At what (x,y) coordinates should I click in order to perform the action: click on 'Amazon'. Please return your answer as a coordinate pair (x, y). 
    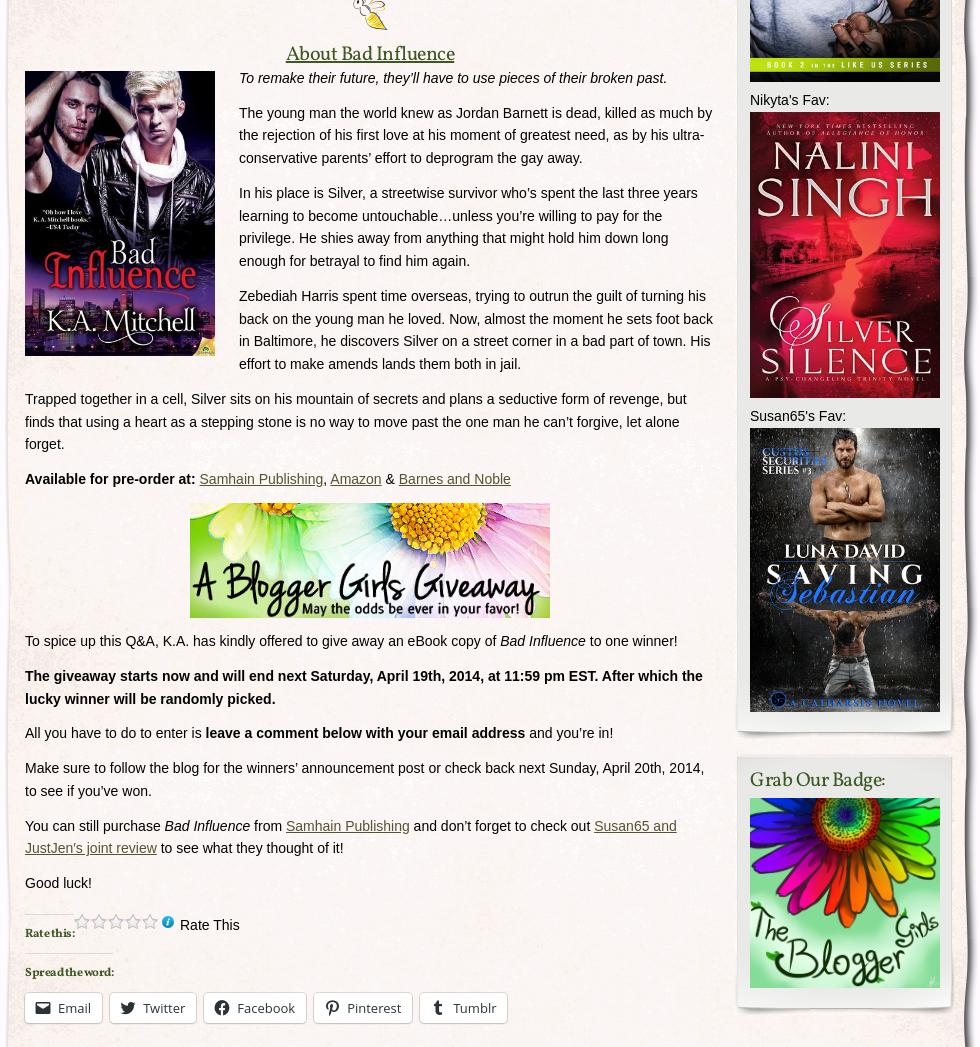
    Looking at the image, I should click on (329, 478).